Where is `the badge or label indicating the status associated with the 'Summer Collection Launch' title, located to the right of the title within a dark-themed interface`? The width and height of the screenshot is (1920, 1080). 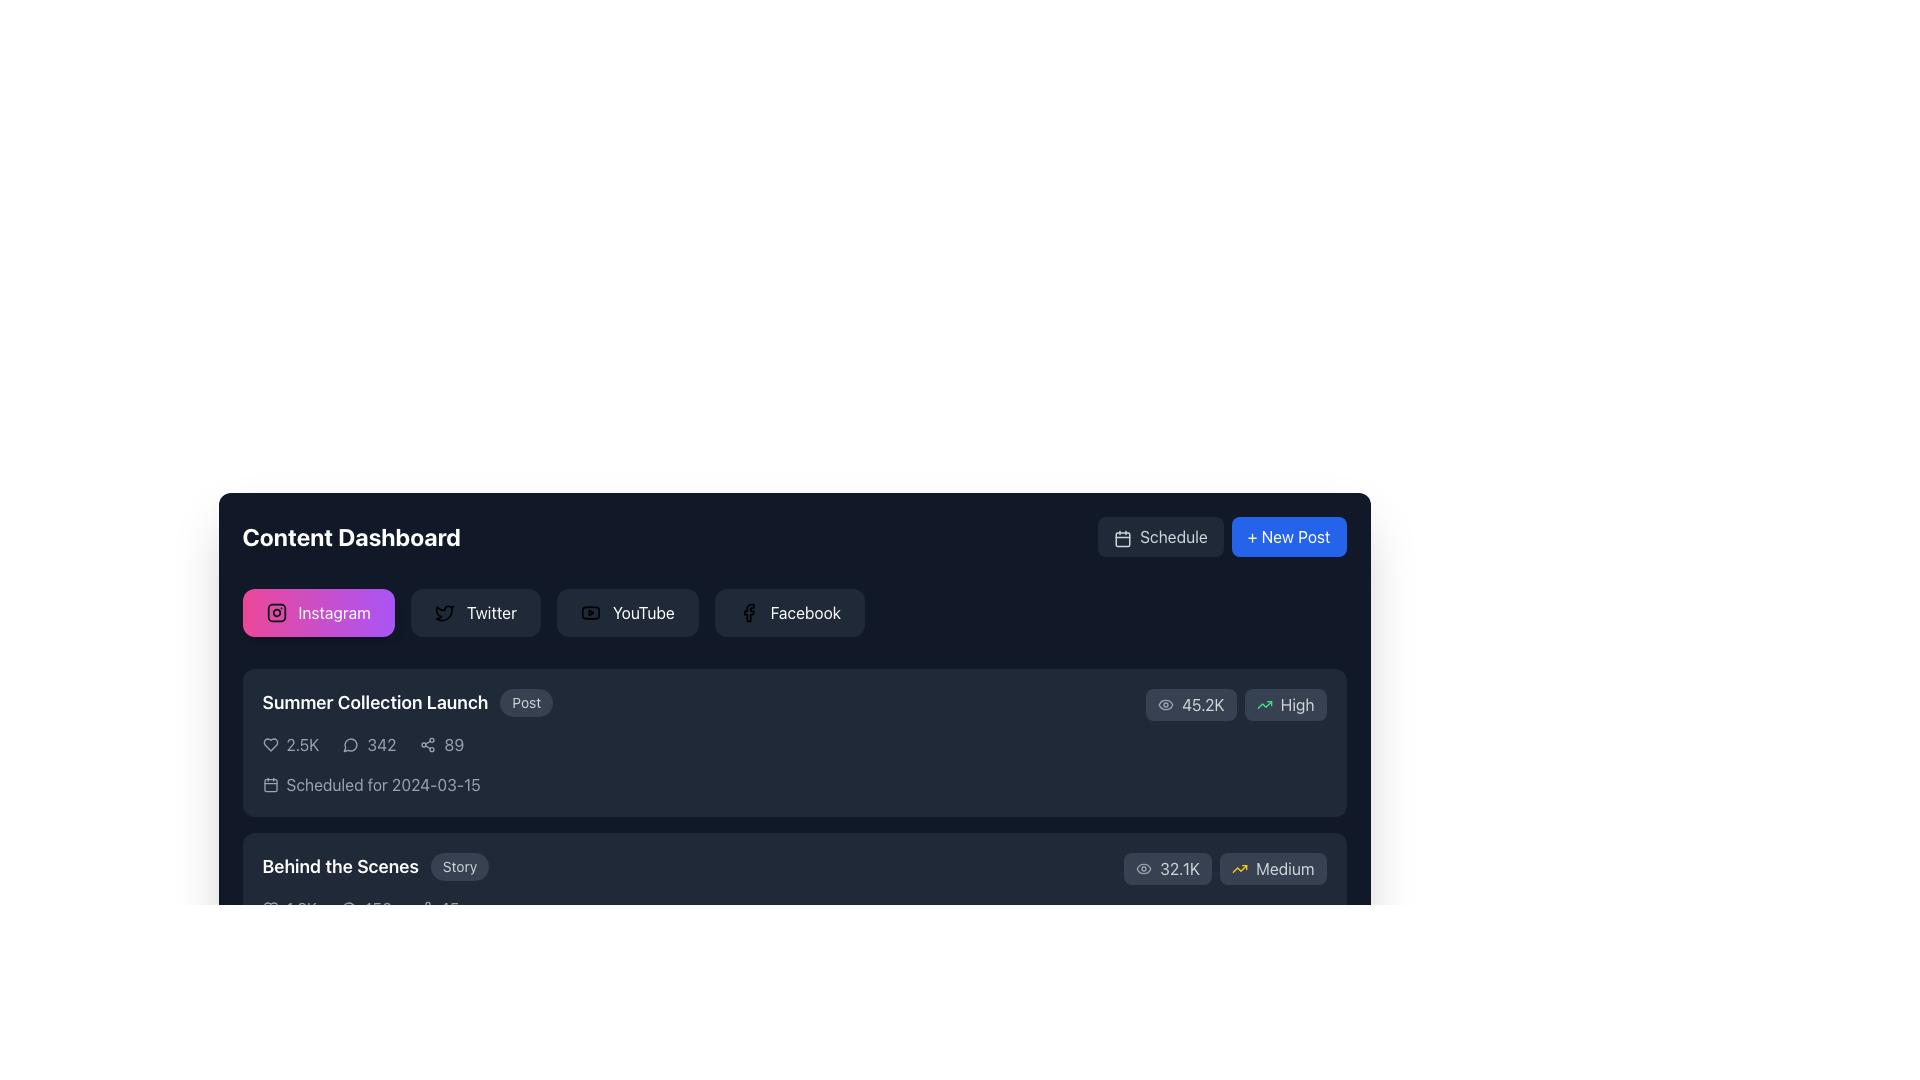 the badge or label indicating the status associated with the 'Summer Collection Launch' title, located to the right of the title within a dark-themed interface is located at coordinates (526, 701).